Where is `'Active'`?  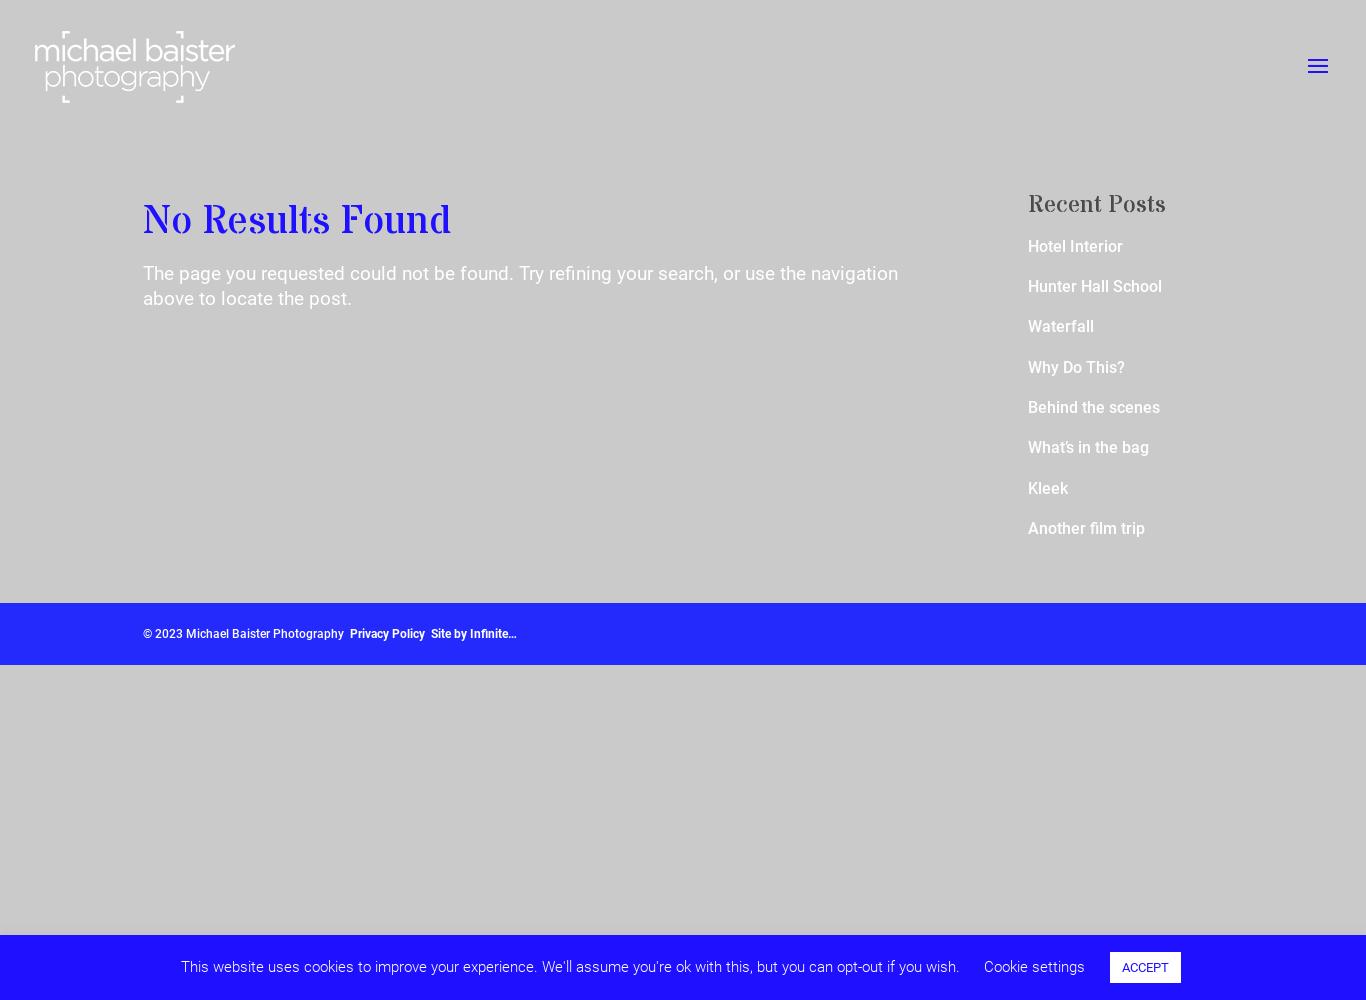 'Active' is located at coordinates (681, 408).